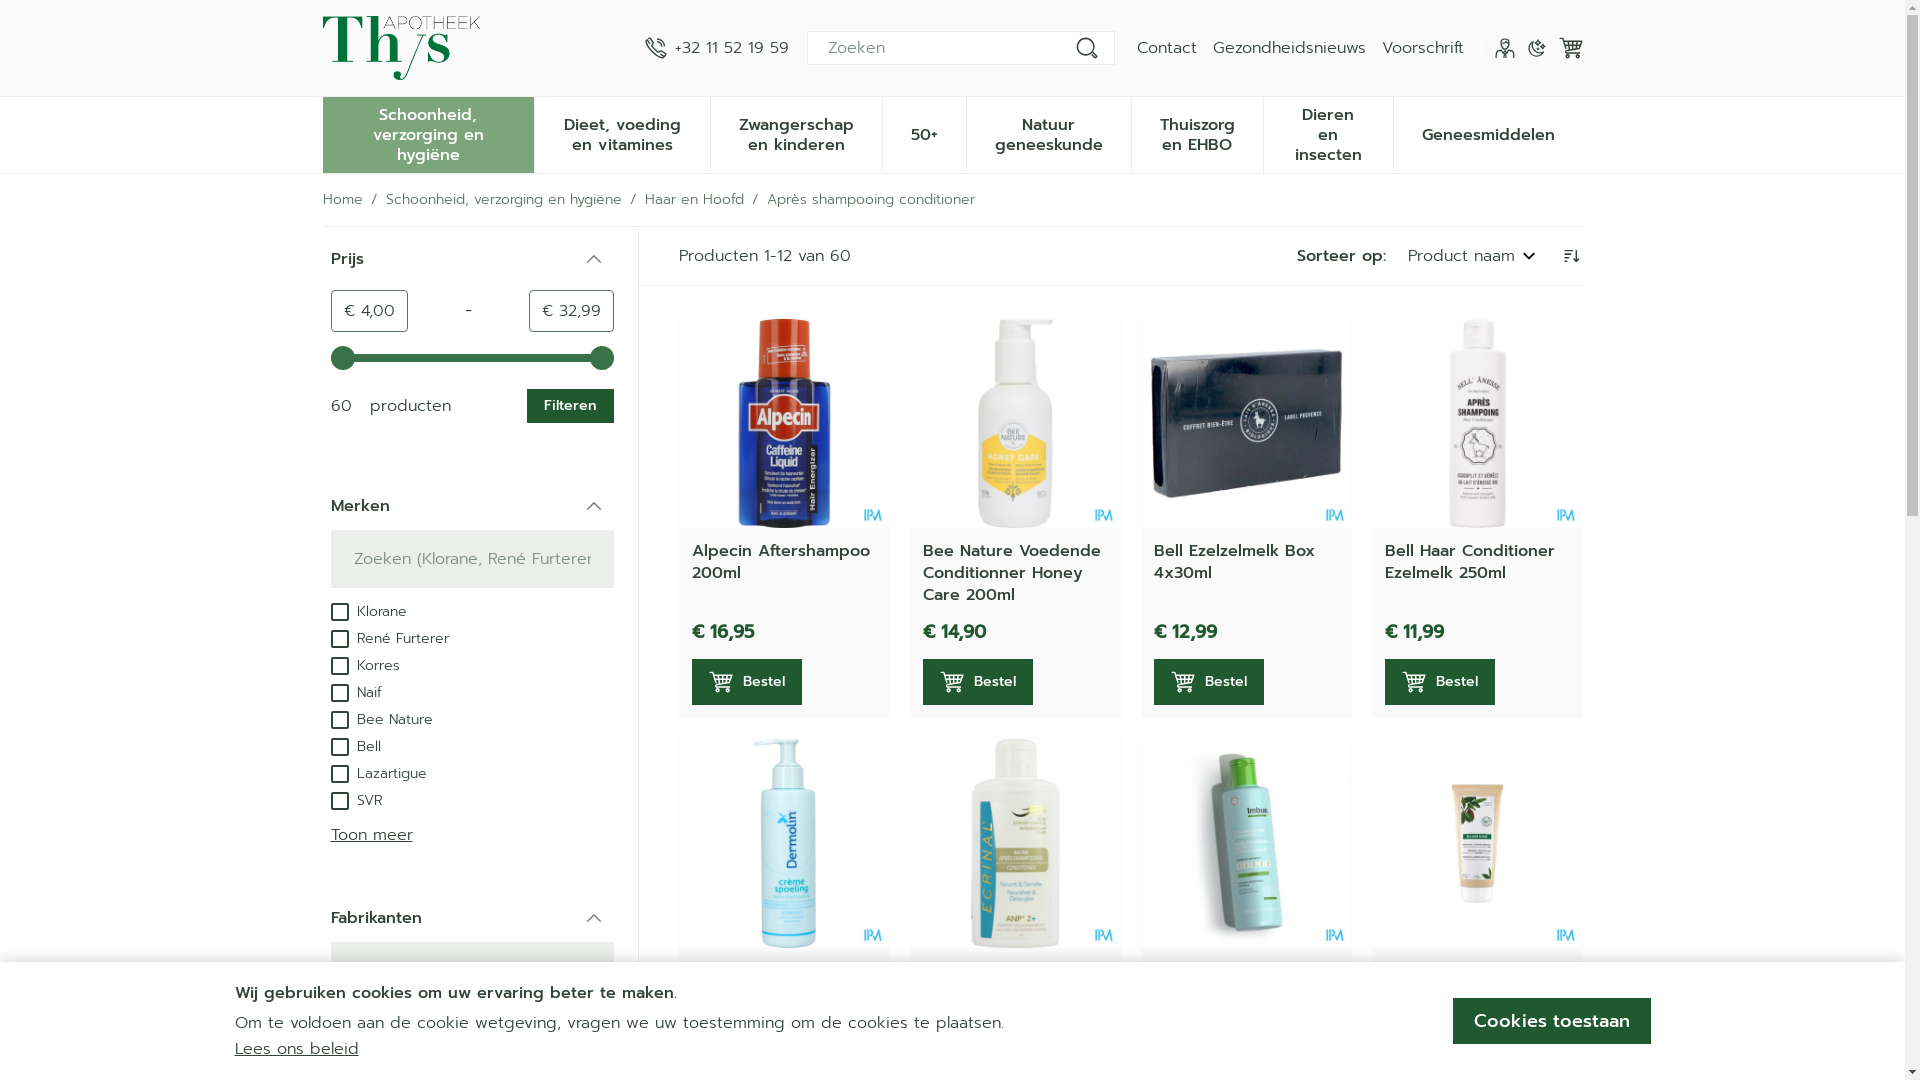  I want to click on 'Donkere modus', so click(1535, 46).